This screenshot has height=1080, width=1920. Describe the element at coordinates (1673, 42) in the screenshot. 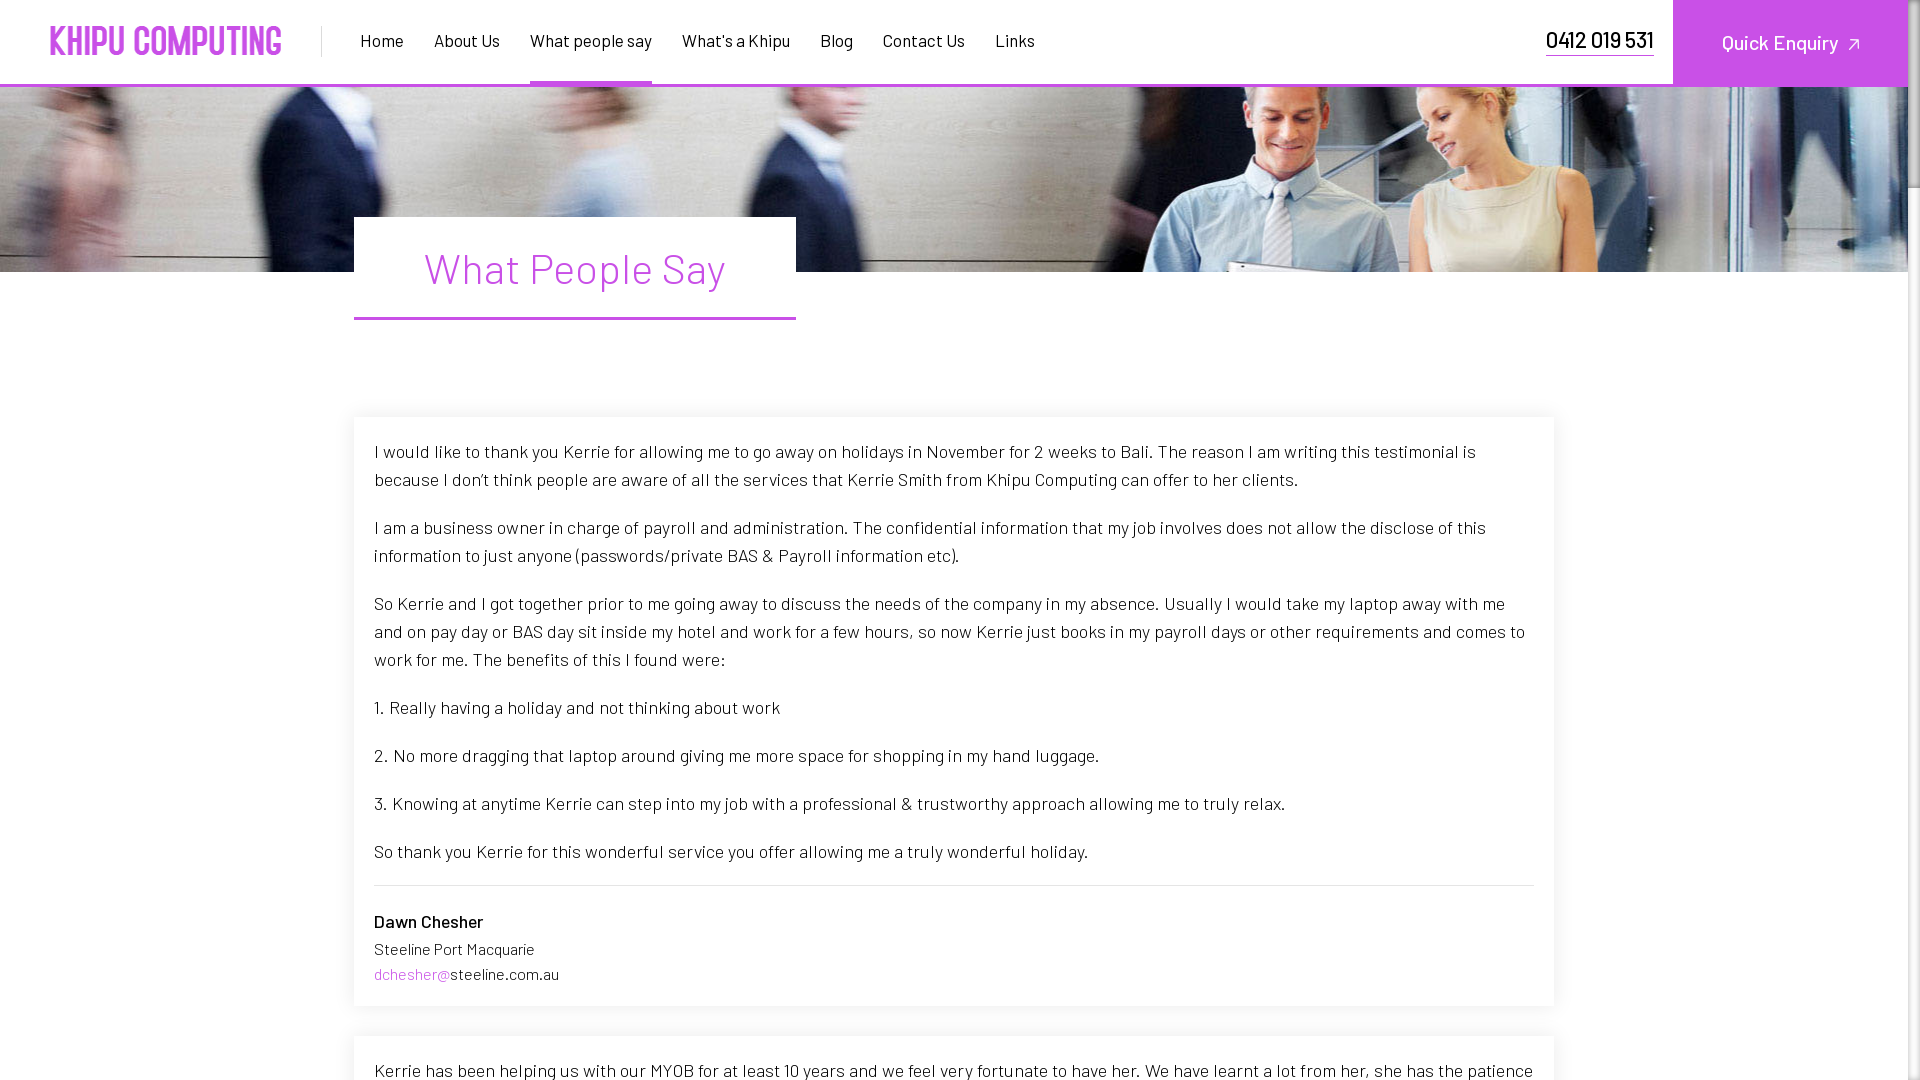

I see `'Quick Enquiry'` at that location.